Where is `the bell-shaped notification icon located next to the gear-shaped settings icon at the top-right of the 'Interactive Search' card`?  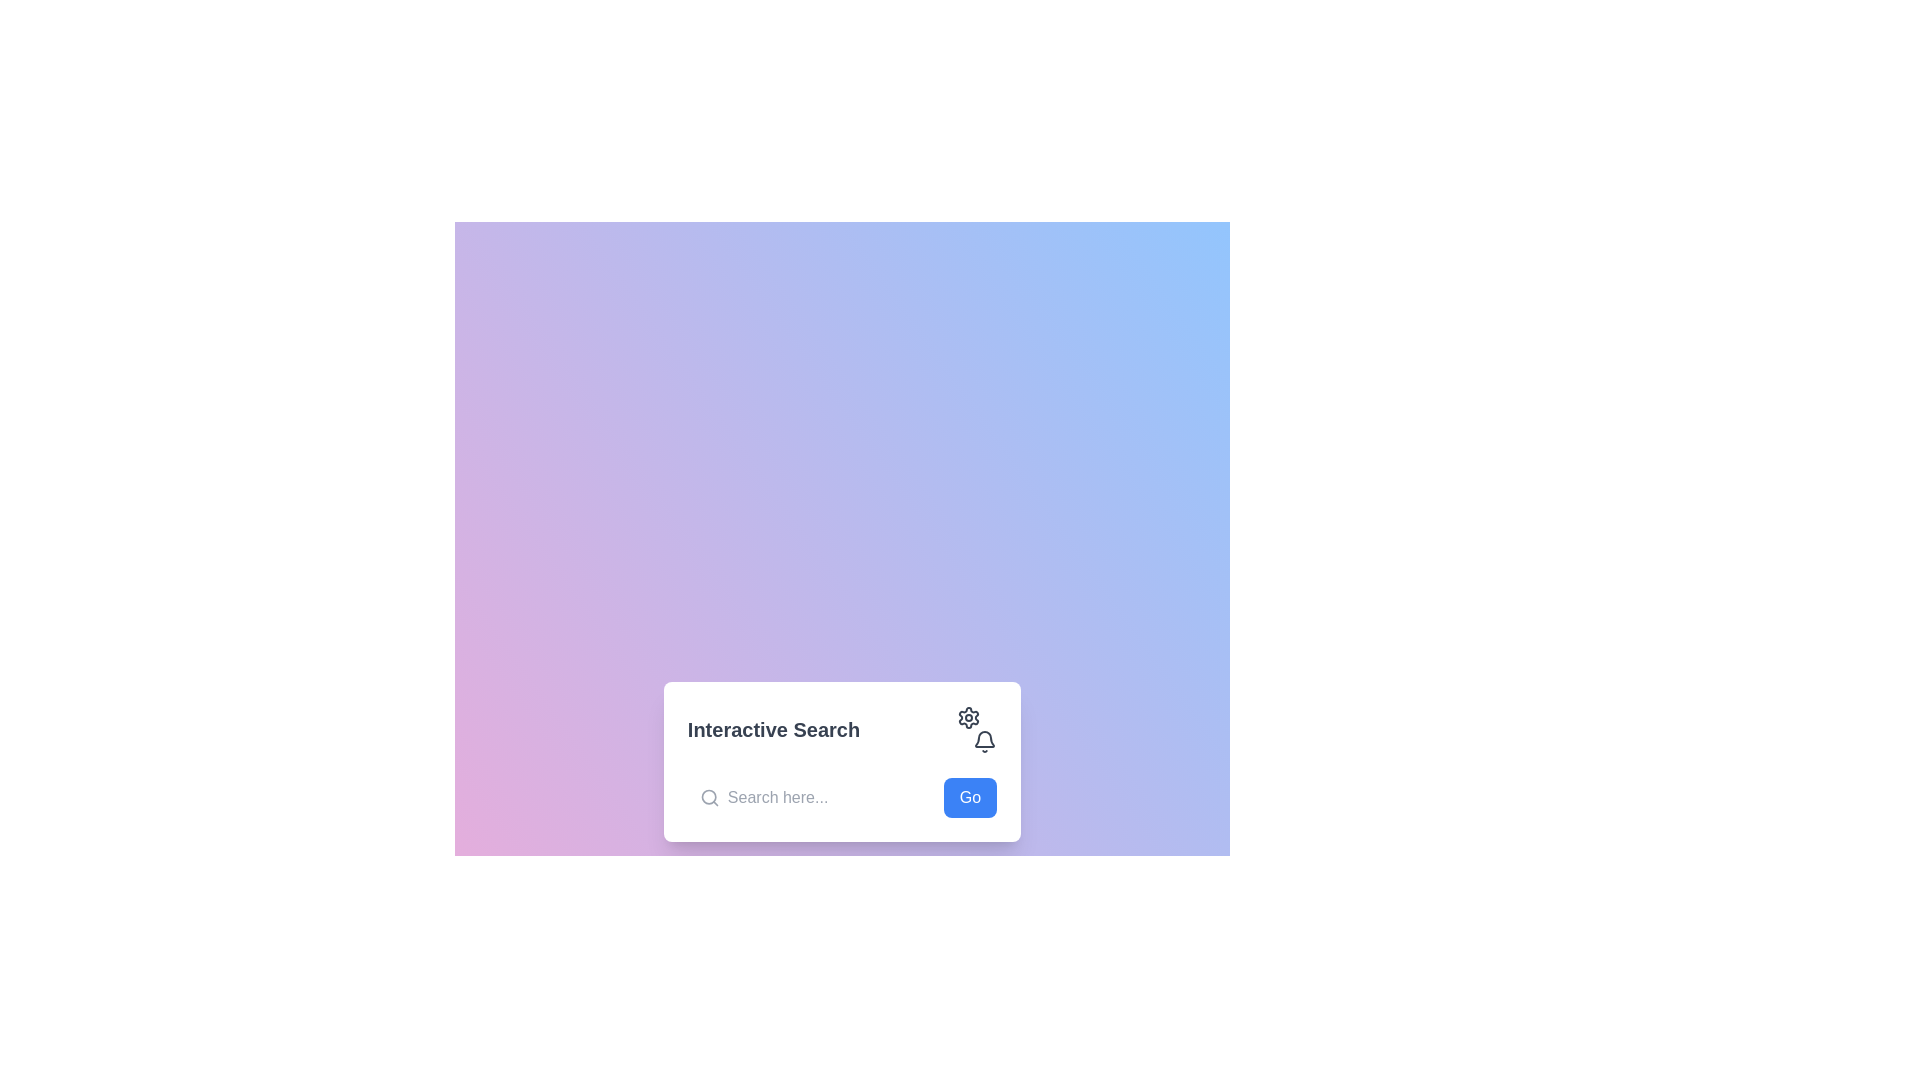 the bell-shaped notification icon located next to the gear-shaped settings icon at the top-right of the 'Interactive Search' card is located at coordinates (985, 741).